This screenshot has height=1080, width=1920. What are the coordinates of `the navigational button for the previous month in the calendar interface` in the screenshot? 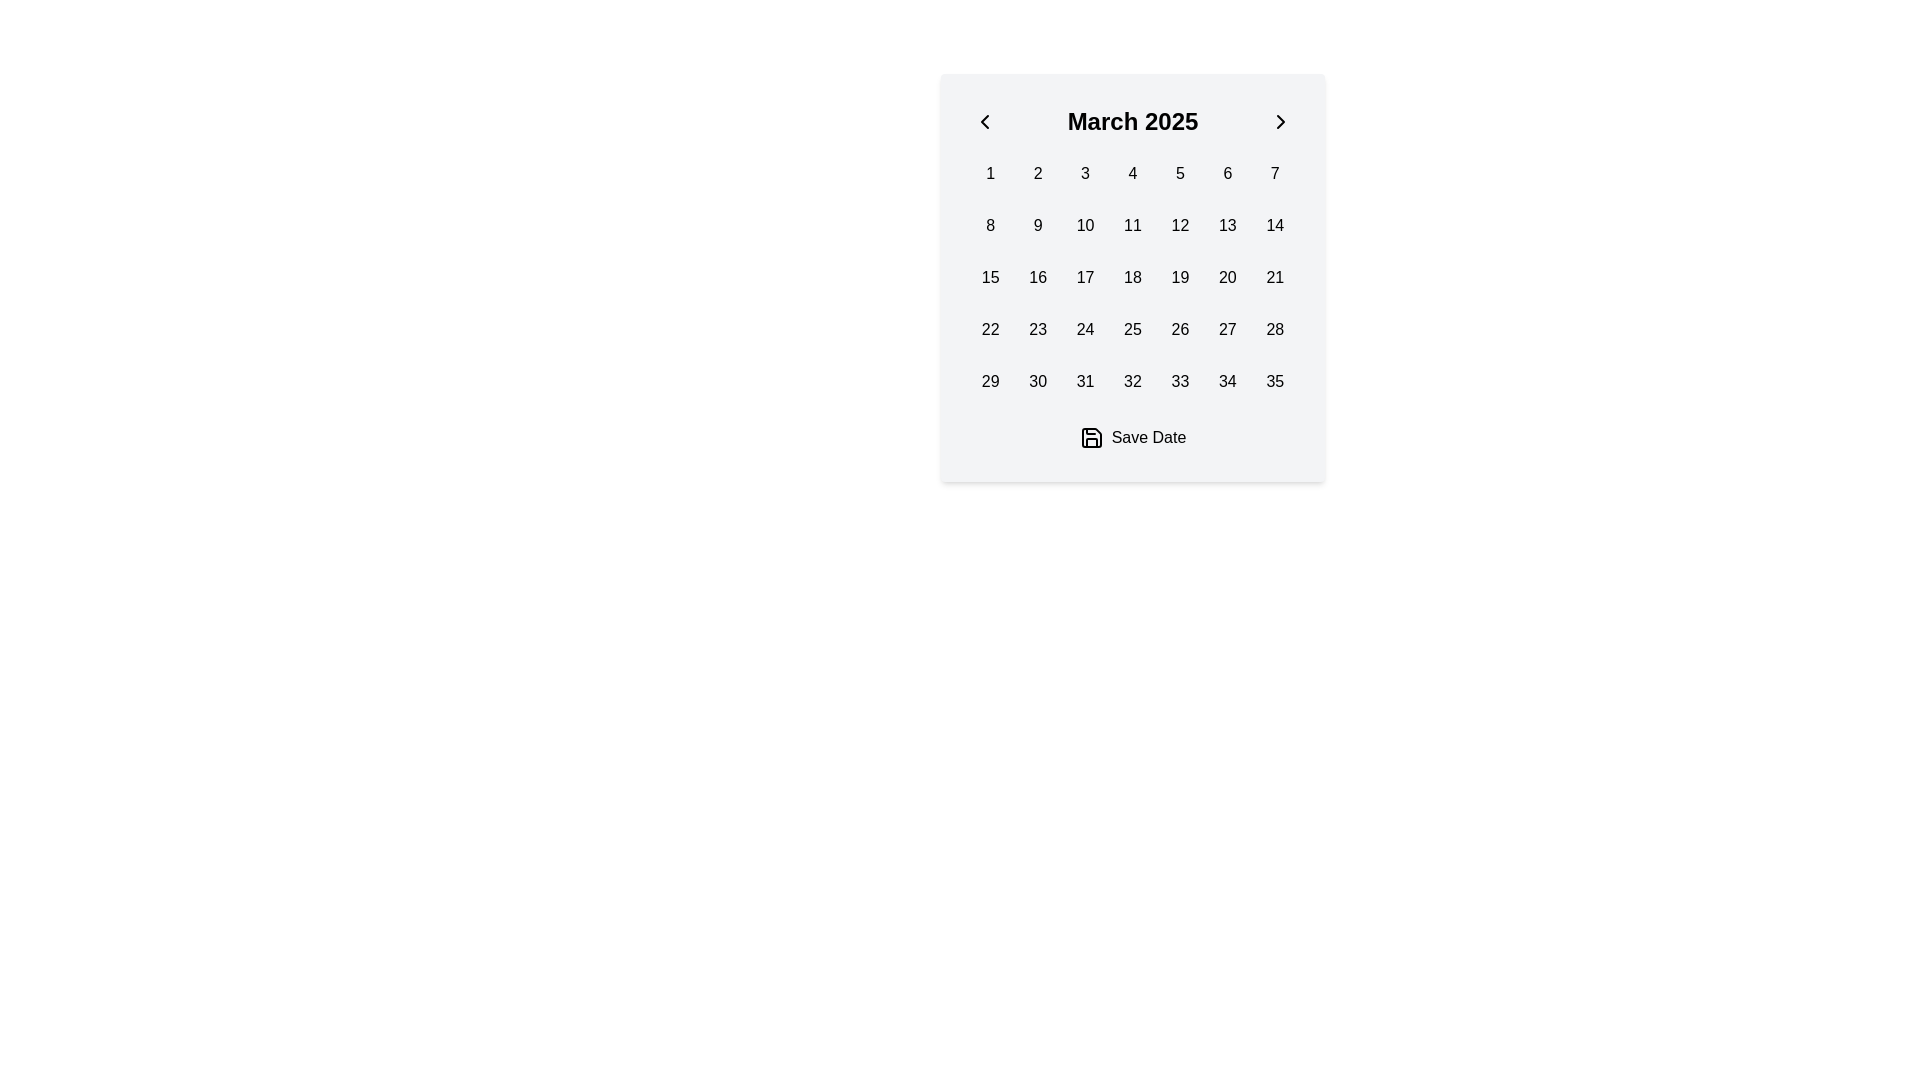 It's located at (984, 122).